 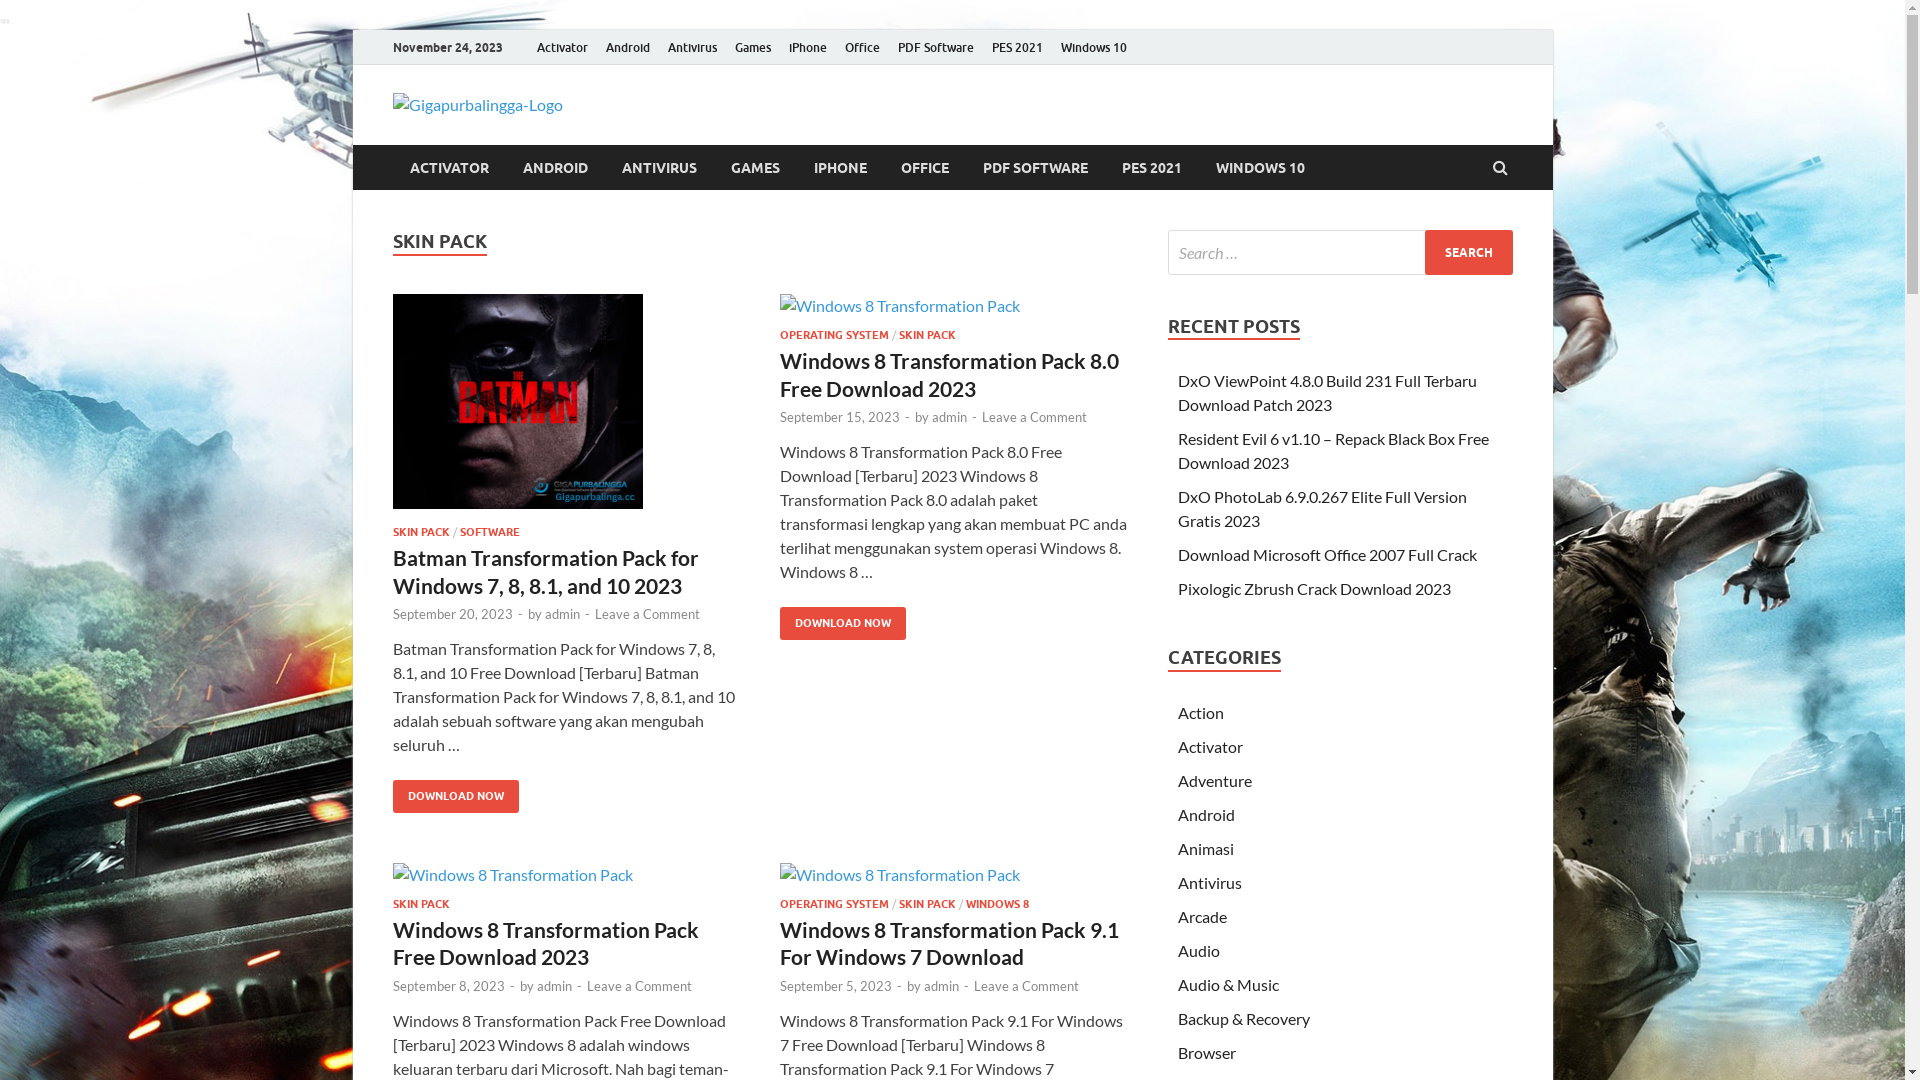 What do you see at coordinates (840, 415) in the screenshot?
I see `'September 15, 2023'` at bounding box center [840, 415].